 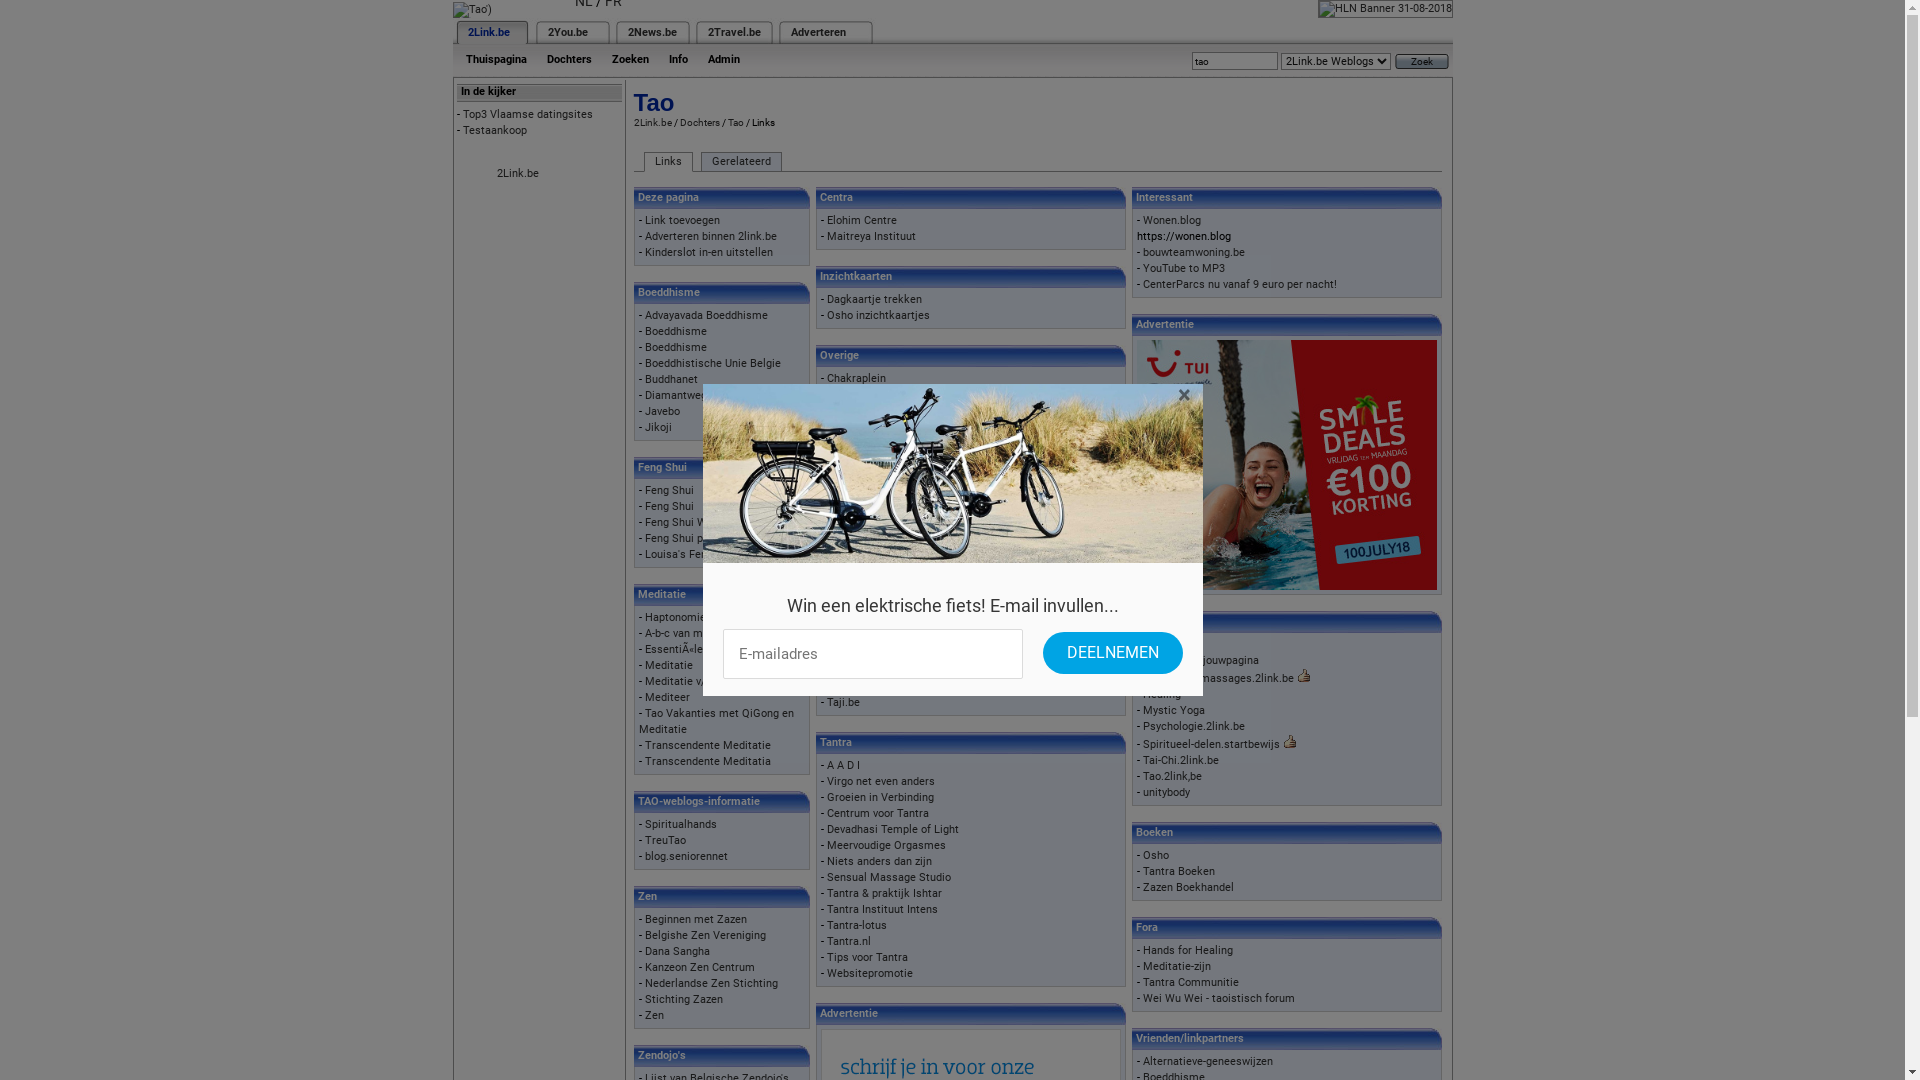 What do you see at coordinates (643, 220) in the screenshot?
I see `'Link toevoegen'` at bounding box center [643, 220].